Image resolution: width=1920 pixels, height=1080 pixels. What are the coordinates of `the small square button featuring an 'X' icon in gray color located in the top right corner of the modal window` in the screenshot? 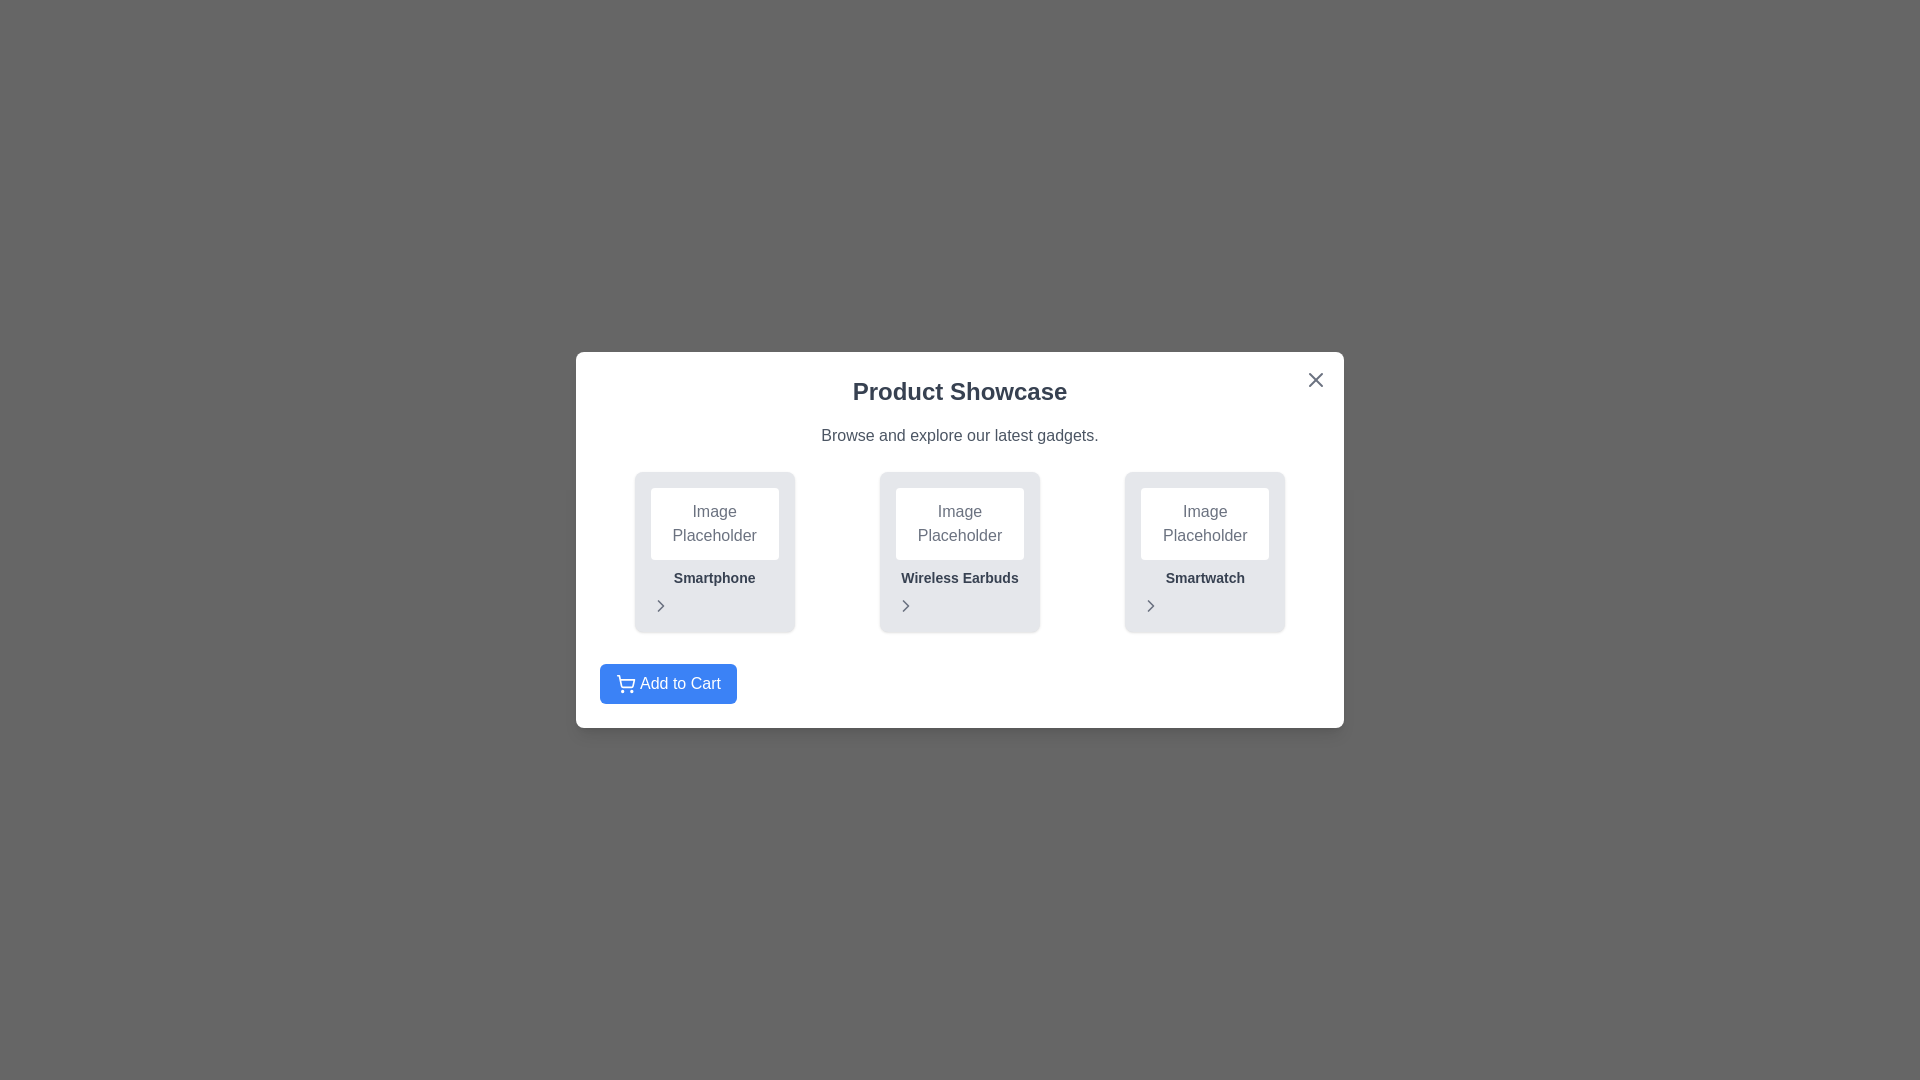 It's located at (1315, 380).